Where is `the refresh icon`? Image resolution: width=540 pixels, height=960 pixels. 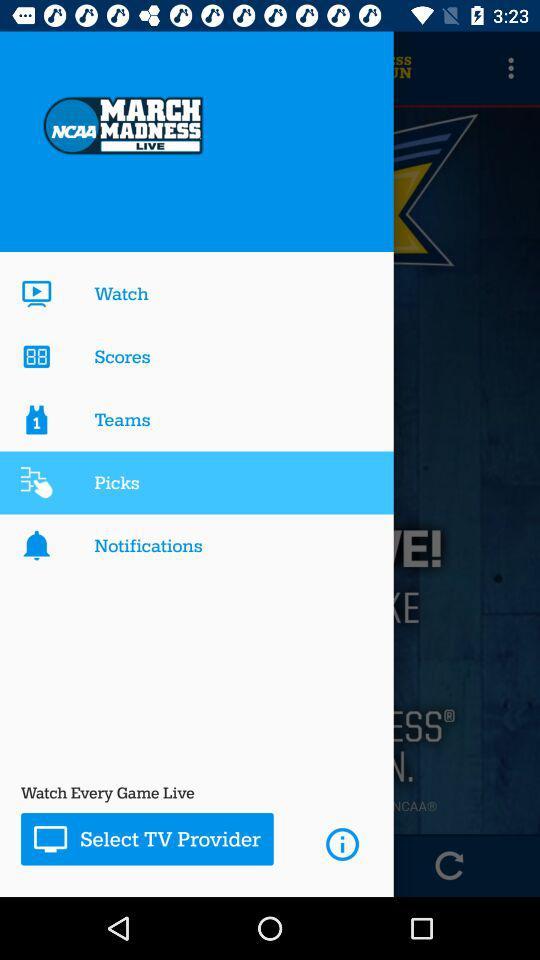 the refresh icon is located at coordinates (449, 864).